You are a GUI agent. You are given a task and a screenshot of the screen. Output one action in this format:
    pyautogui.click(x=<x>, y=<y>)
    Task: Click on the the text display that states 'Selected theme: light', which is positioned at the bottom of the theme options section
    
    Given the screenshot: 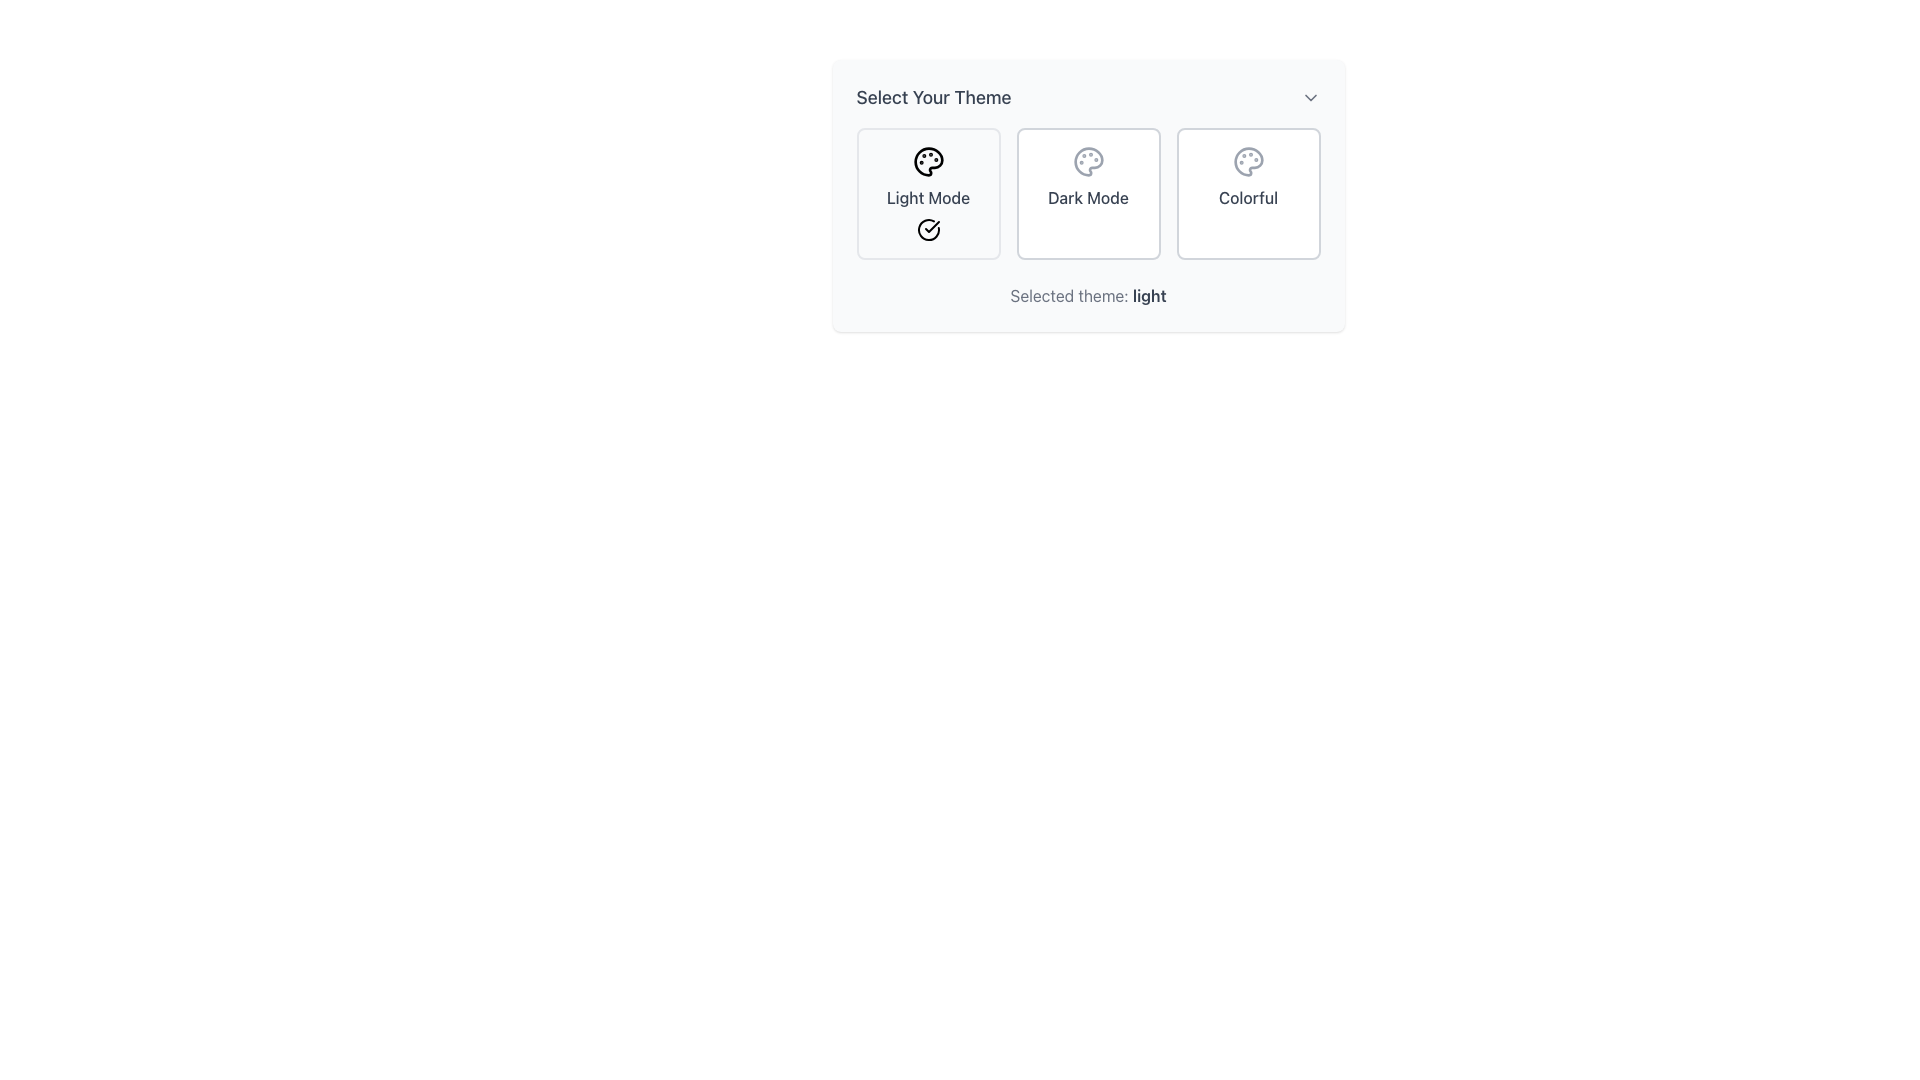 What is the action you would take?
    pyautogui.click(x=1087, y=296)
    